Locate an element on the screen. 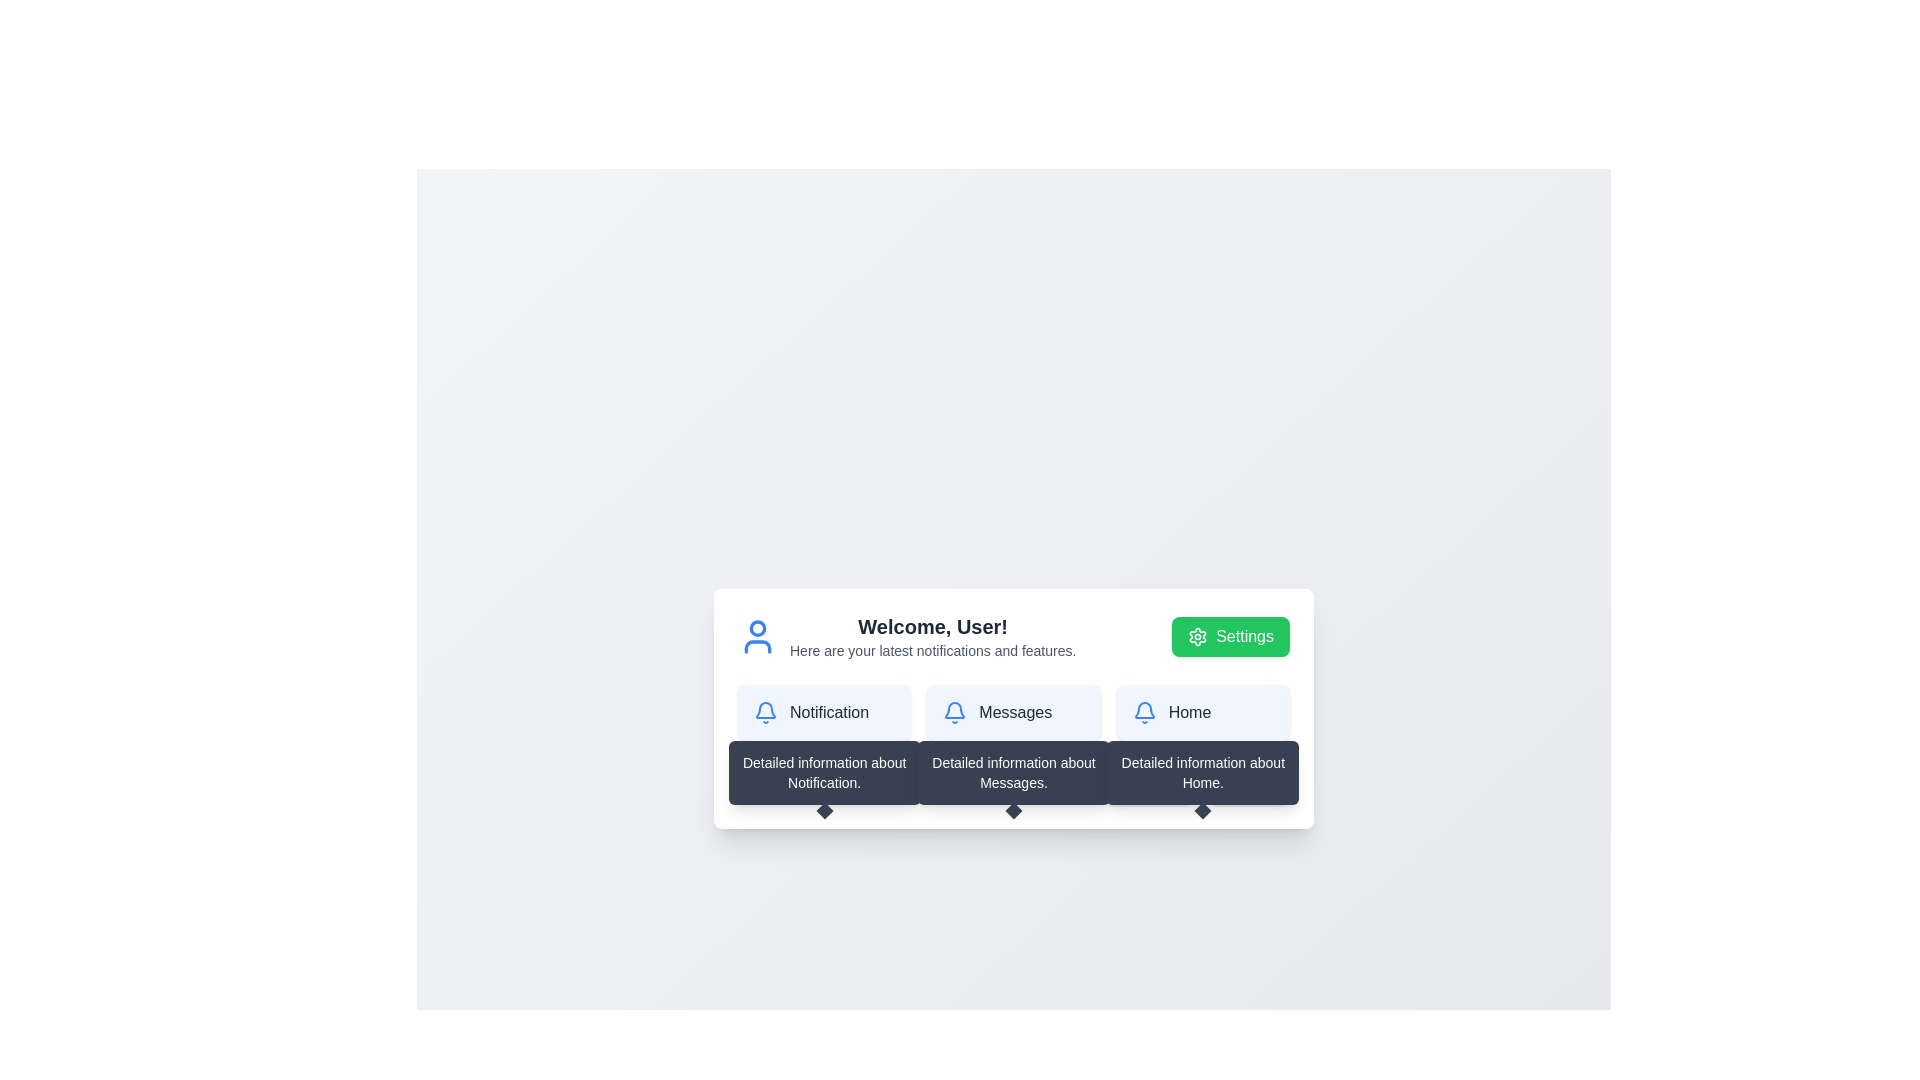 This screenshot has width=1920, height=1080. the cog-shaped SVG icon on the green 'Settings' button located in the top-right corner of the card layout is located at coordinates (1198, 636).